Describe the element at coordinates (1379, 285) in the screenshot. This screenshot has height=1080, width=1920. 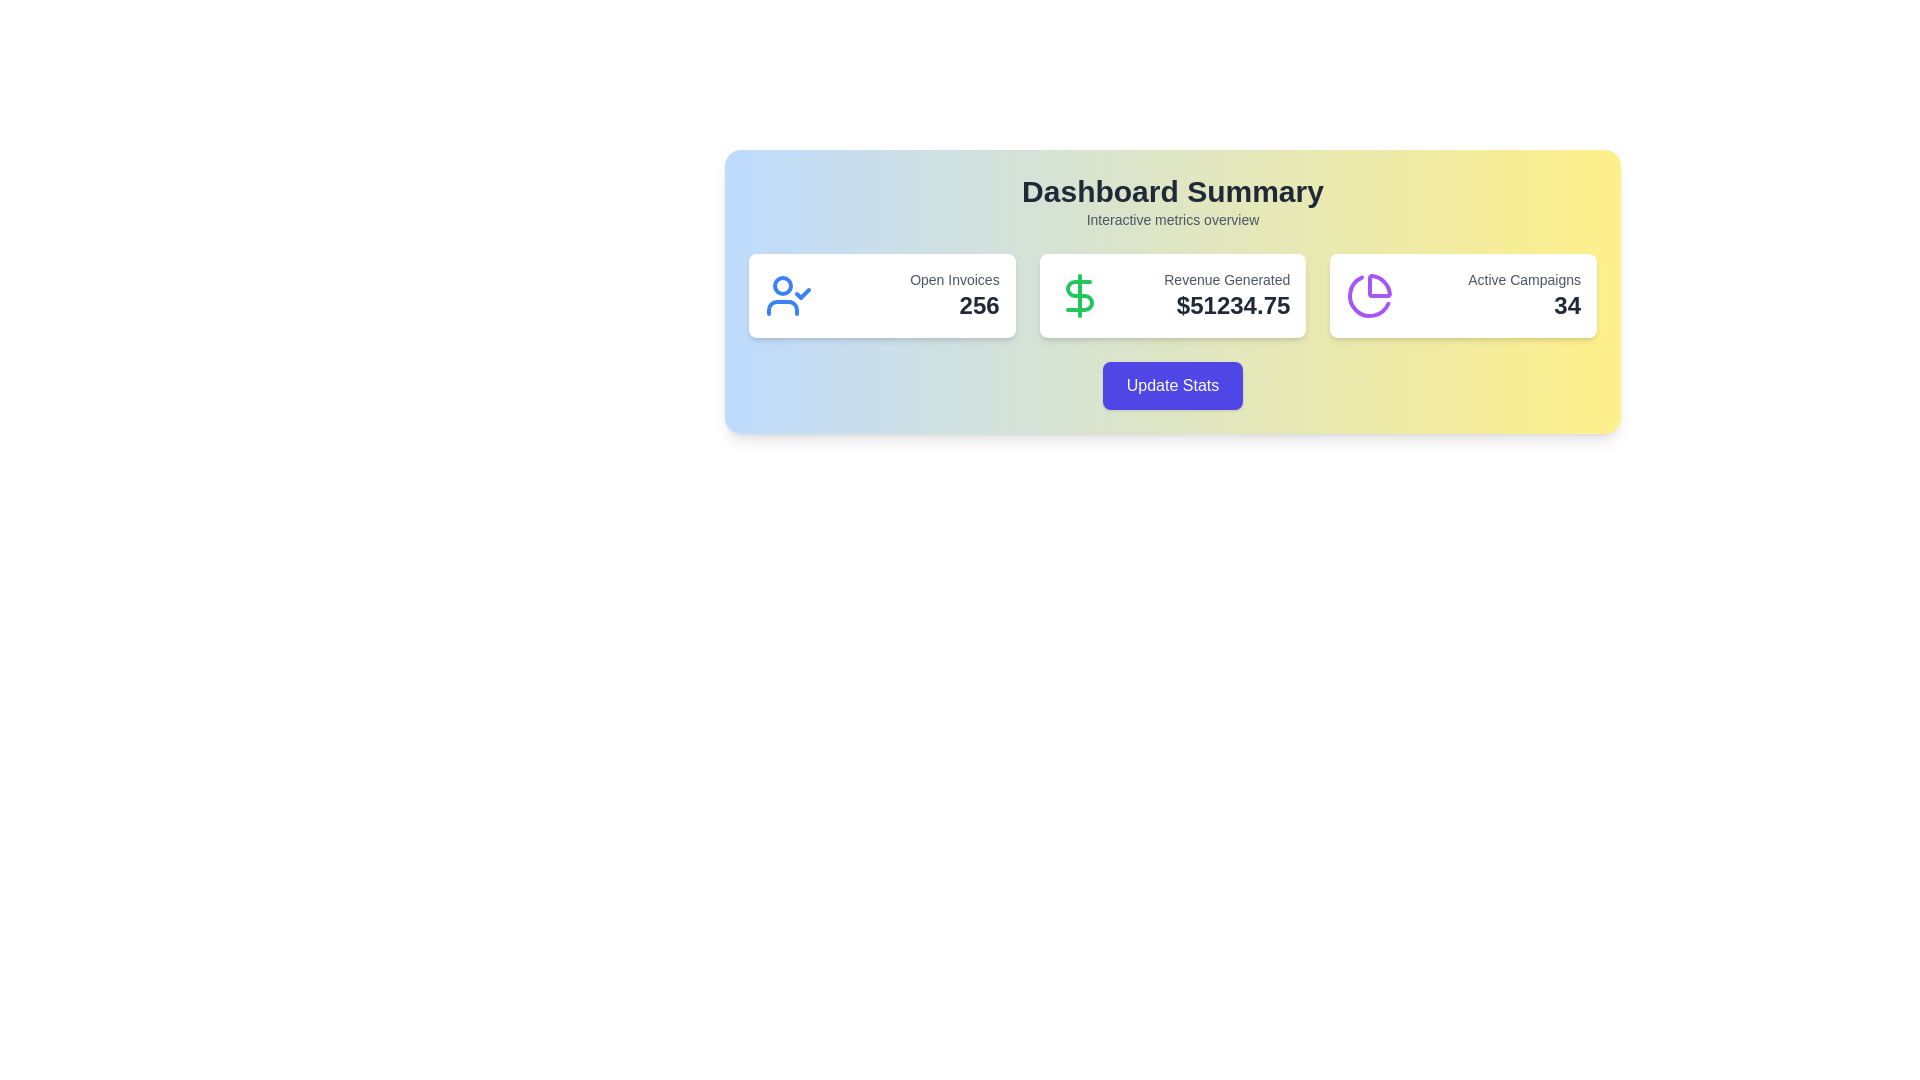
I see `the shaded segment of the pie-chart icon located within the 'Active Campaigns' card` at that location.